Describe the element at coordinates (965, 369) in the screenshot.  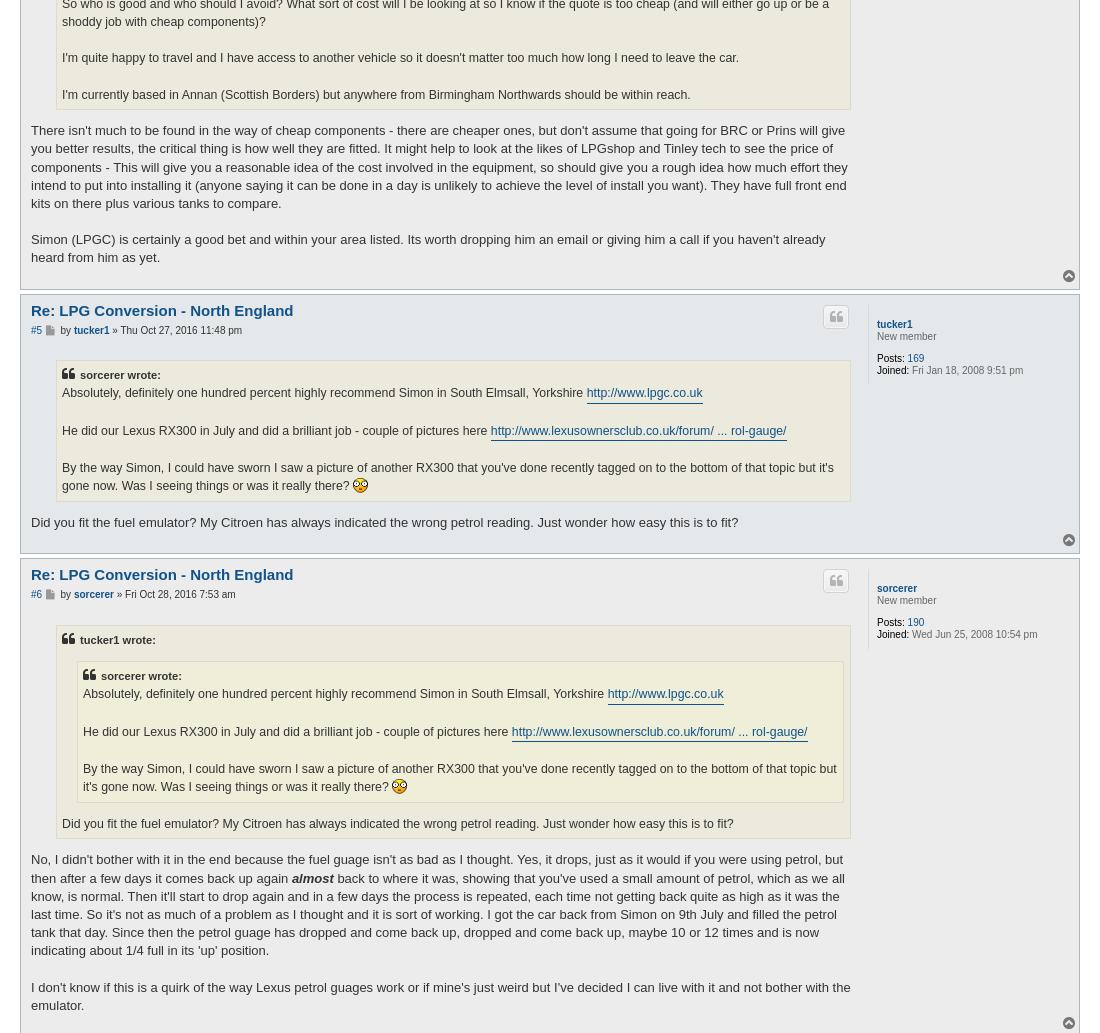
I see `'Fri Jan 18, 2008 9:51 pm'` at that location.